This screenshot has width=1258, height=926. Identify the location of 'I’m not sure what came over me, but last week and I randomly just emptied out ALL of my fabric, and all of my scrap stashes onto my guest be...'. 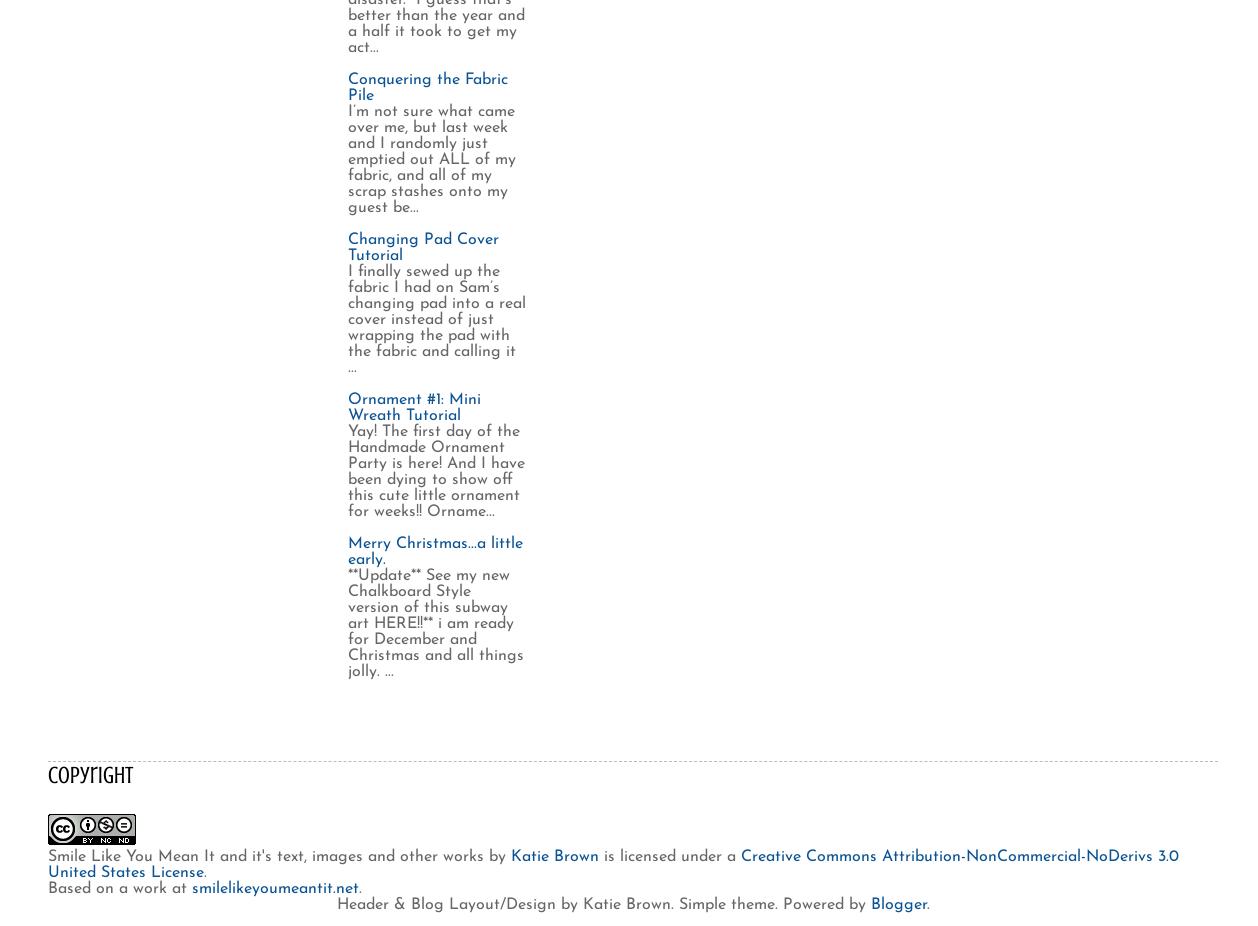
(346, 157).